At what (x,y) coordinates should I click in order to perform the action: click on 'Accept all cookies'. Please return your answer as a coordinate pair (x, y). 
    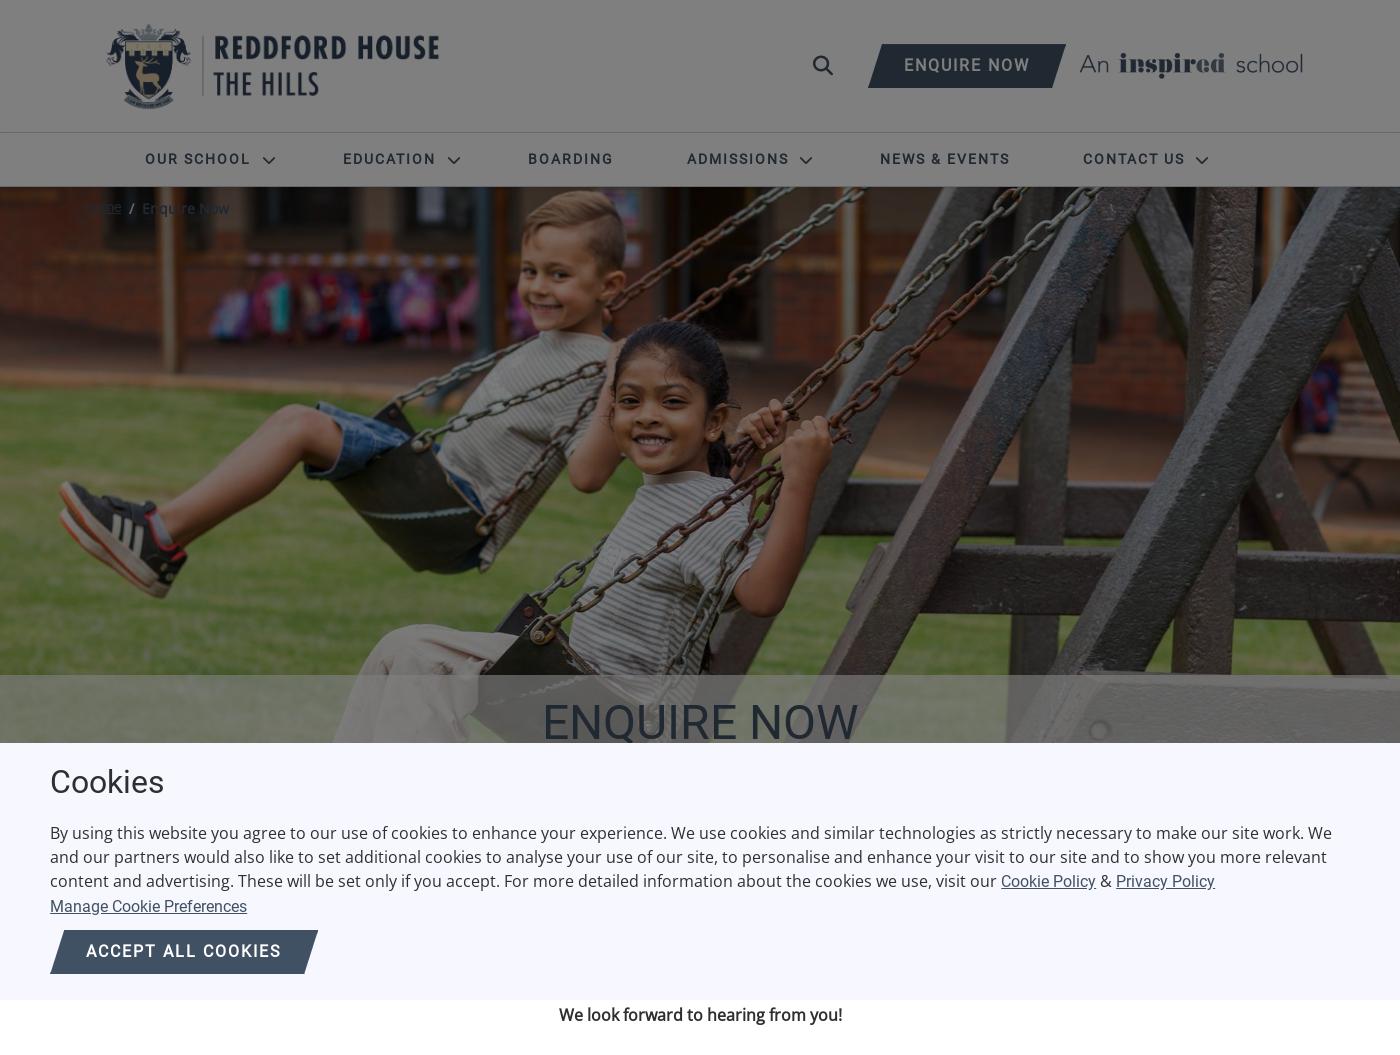
    Looking at the image, I should click on (85, 951).